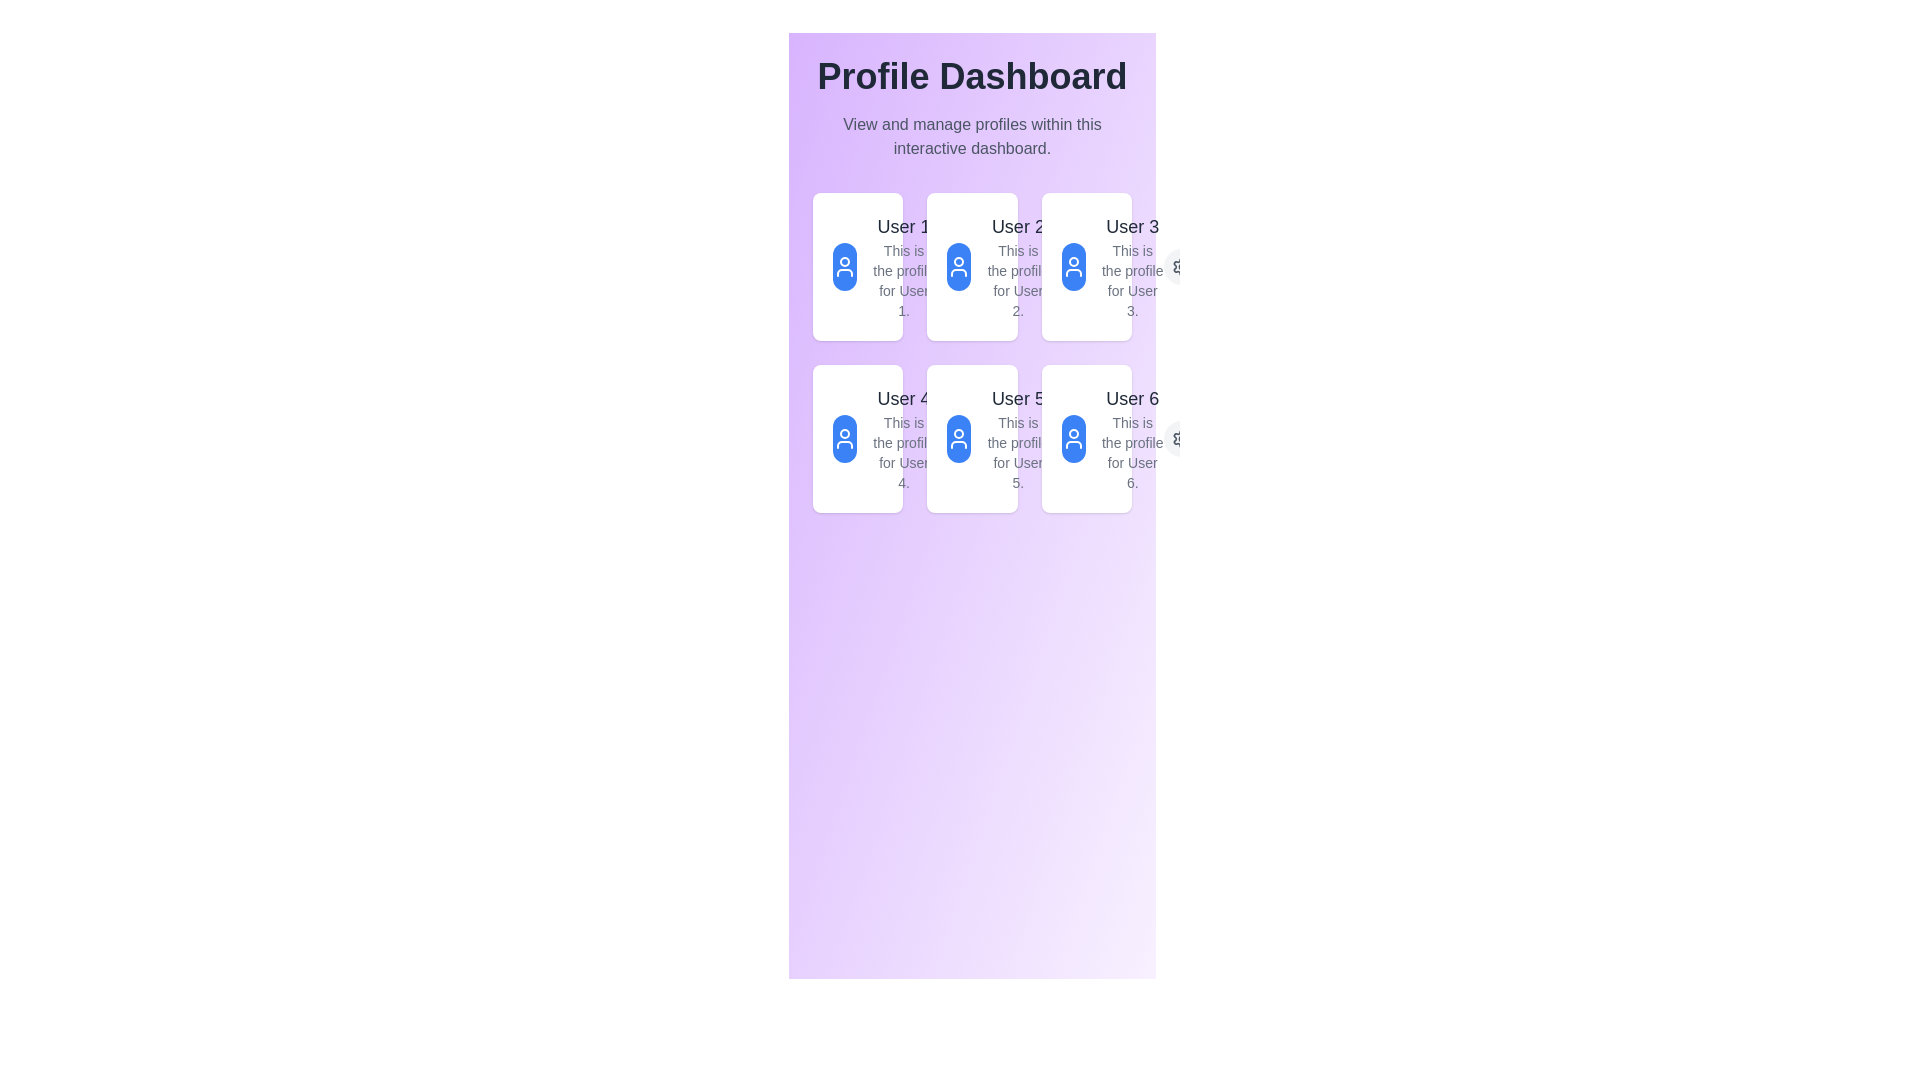  I want to click on the profile name text element located in the leftmost card of the second row of the grid layout, so click(903, 398).